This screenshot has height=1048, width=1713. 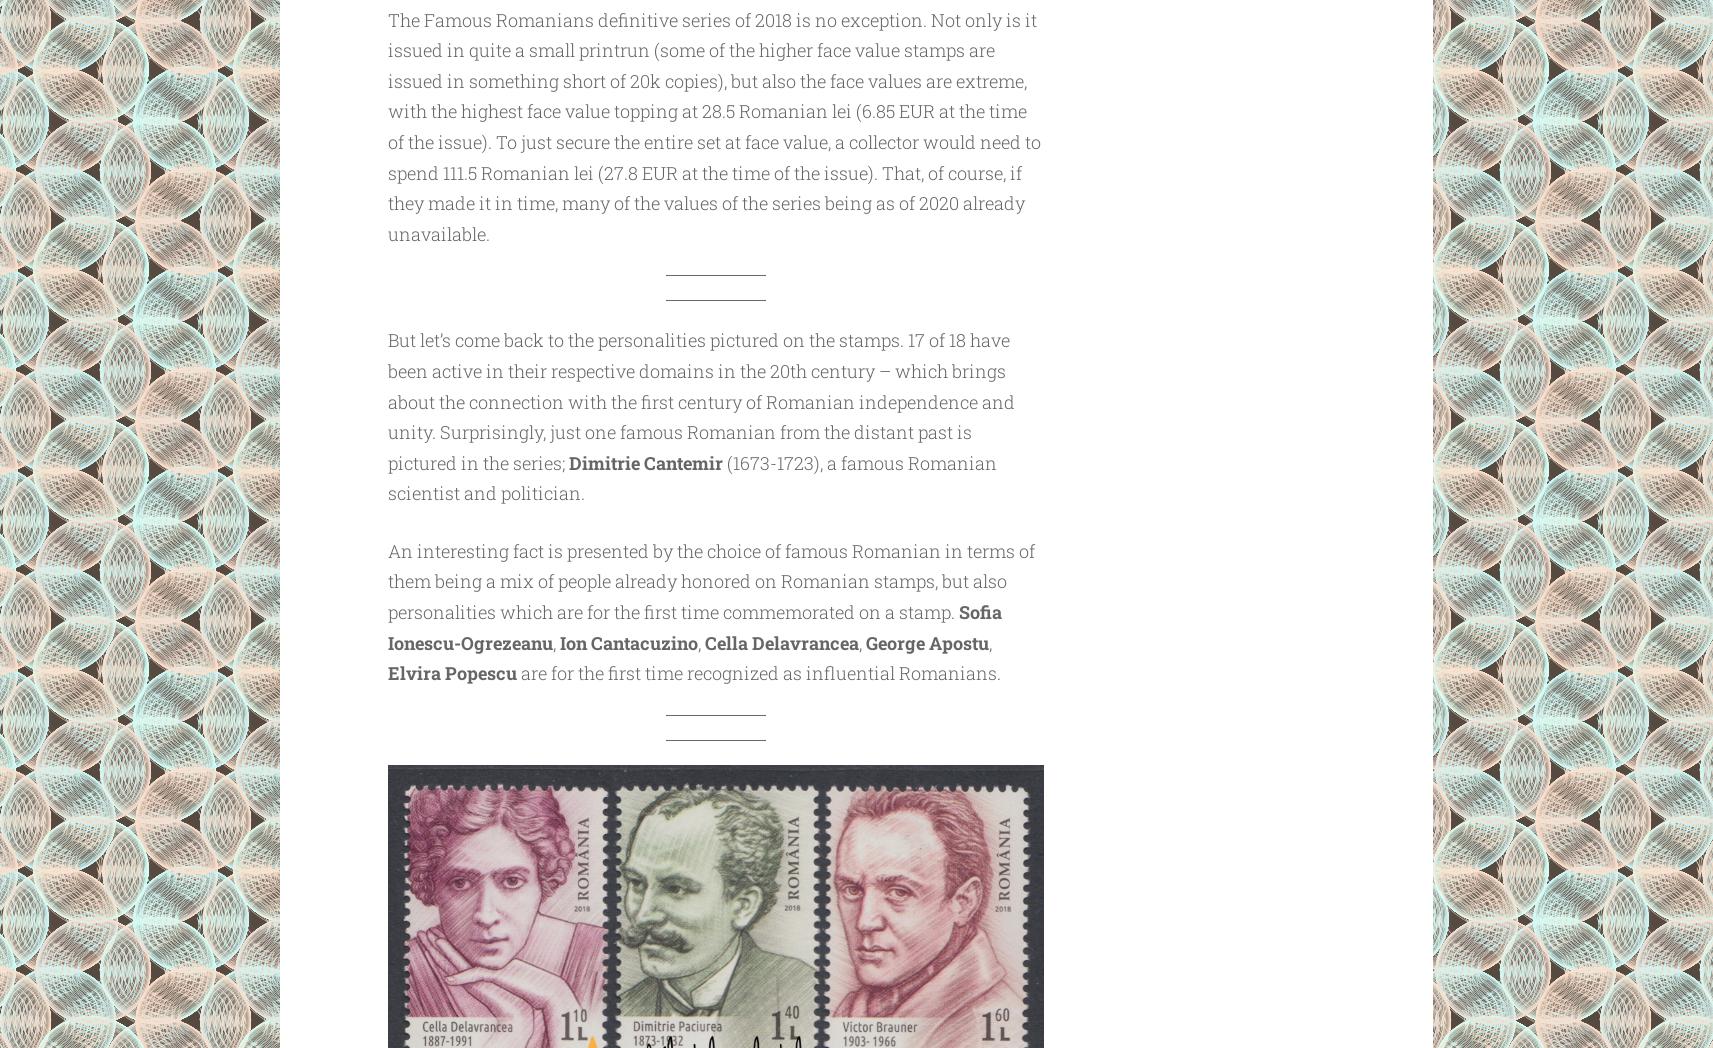 What do you see at coordinates (927, 641) in the screenshot?
I see `'George Apostu'` at bounding box center [927, 641].